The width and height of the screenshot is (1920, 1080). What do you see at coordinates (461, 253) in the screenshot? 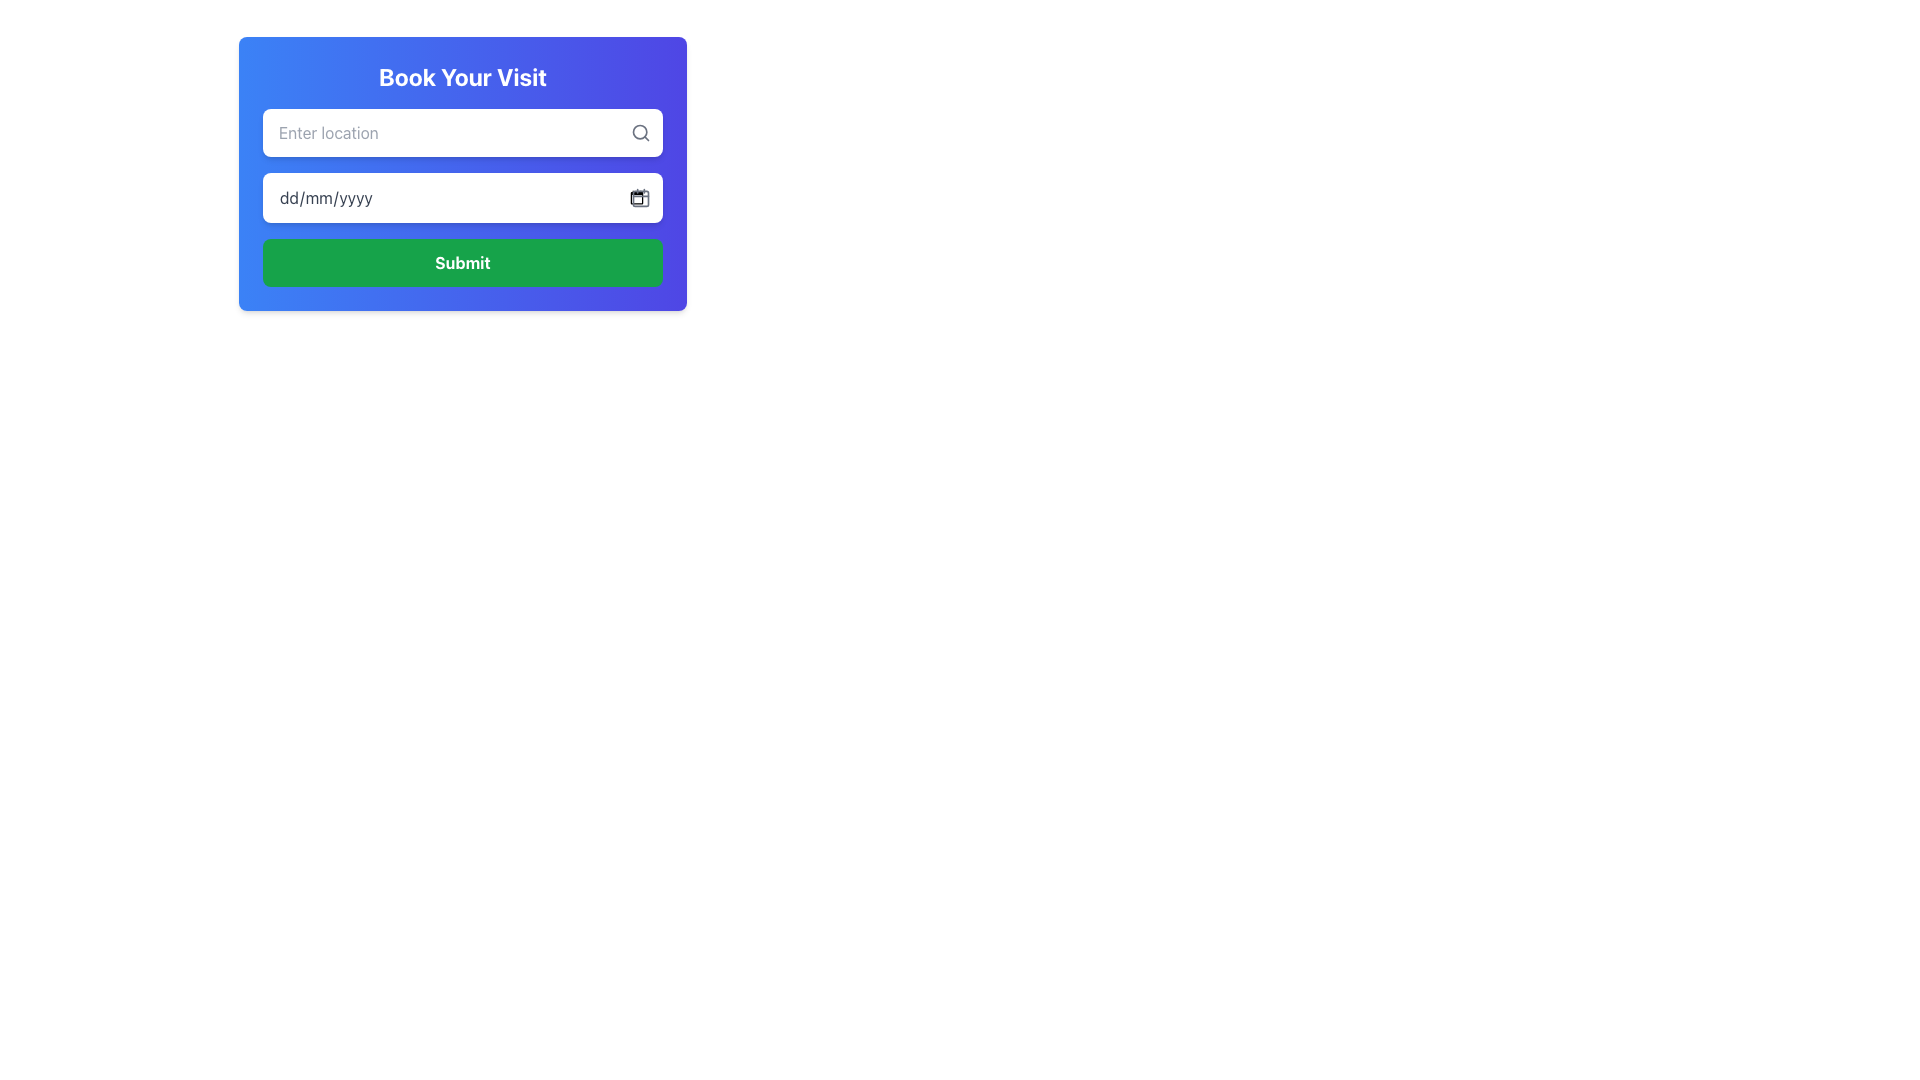
I see `the green rectangular 'Submit' button at the bottom of the form interface` at bounding box center [461, 253].